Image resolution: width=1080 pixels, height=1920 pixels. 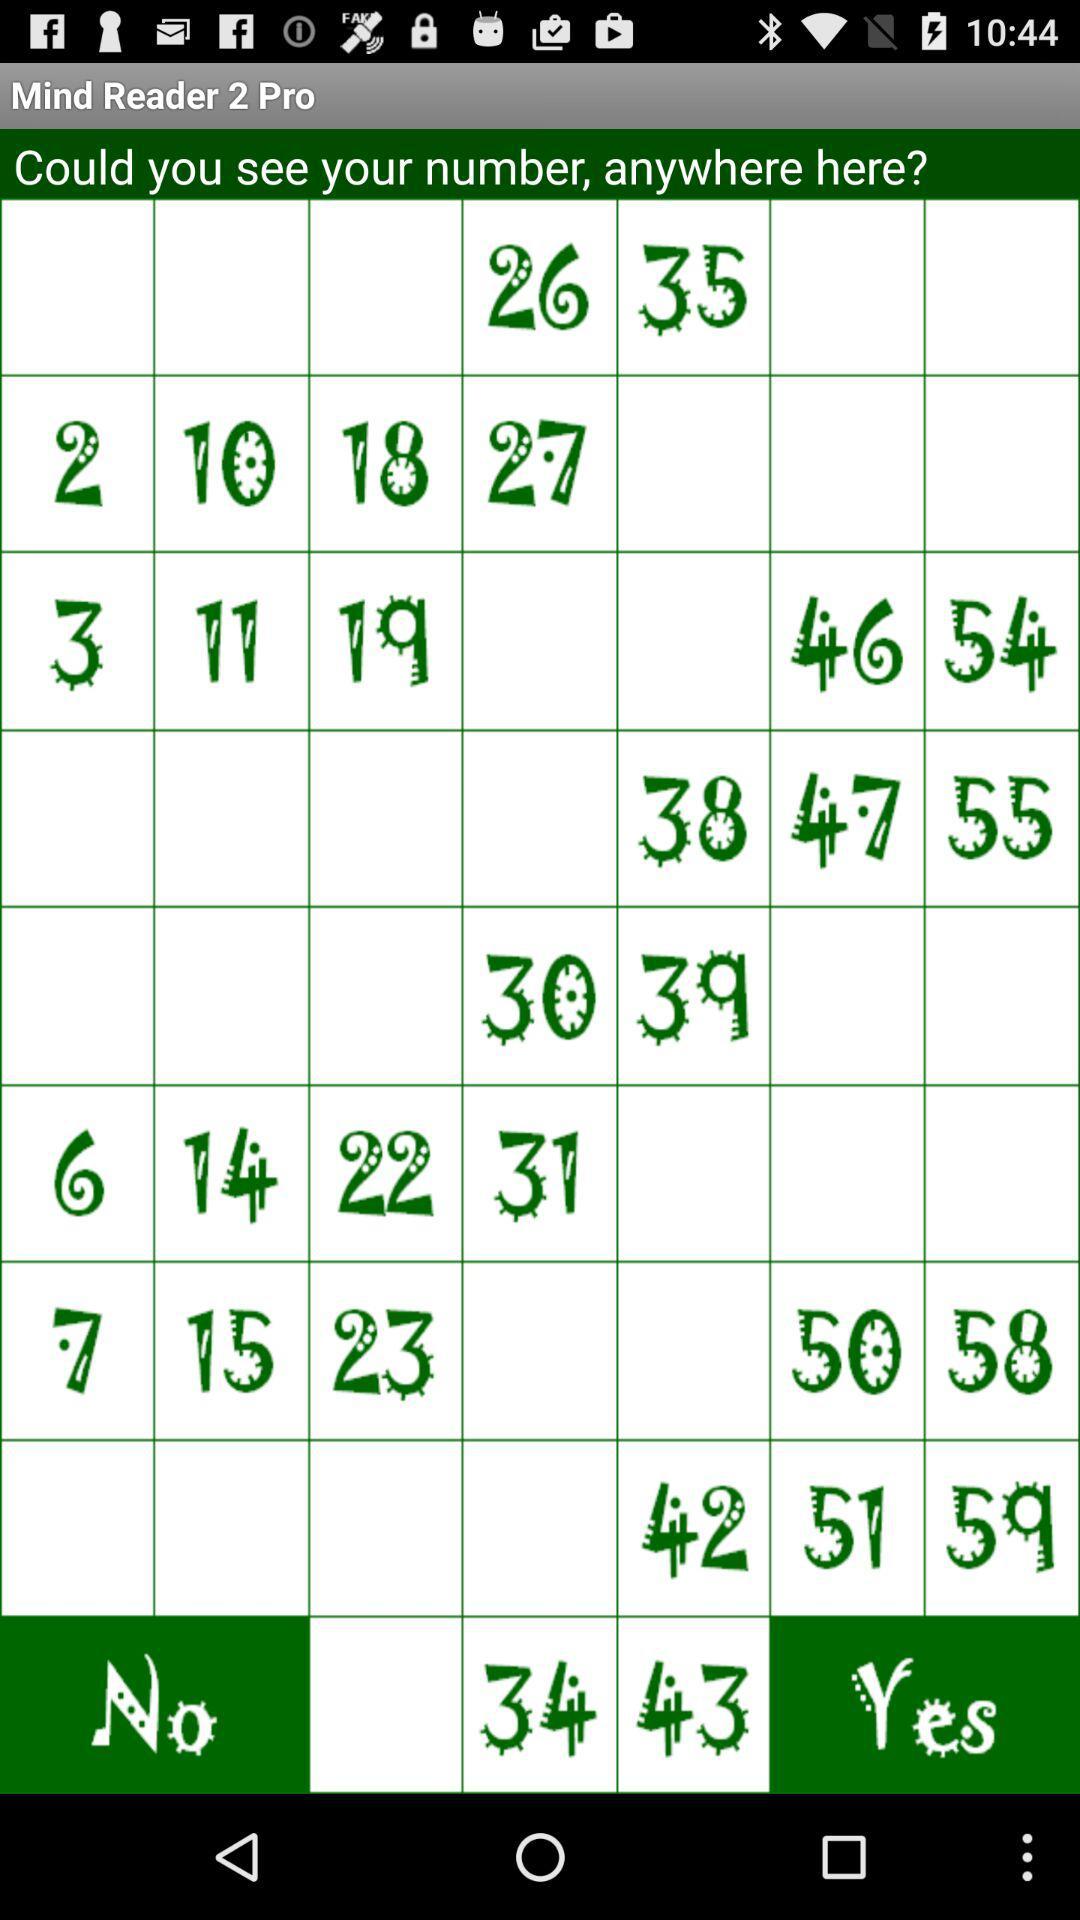 I want to click on numbers, so click(x=848, y=995).